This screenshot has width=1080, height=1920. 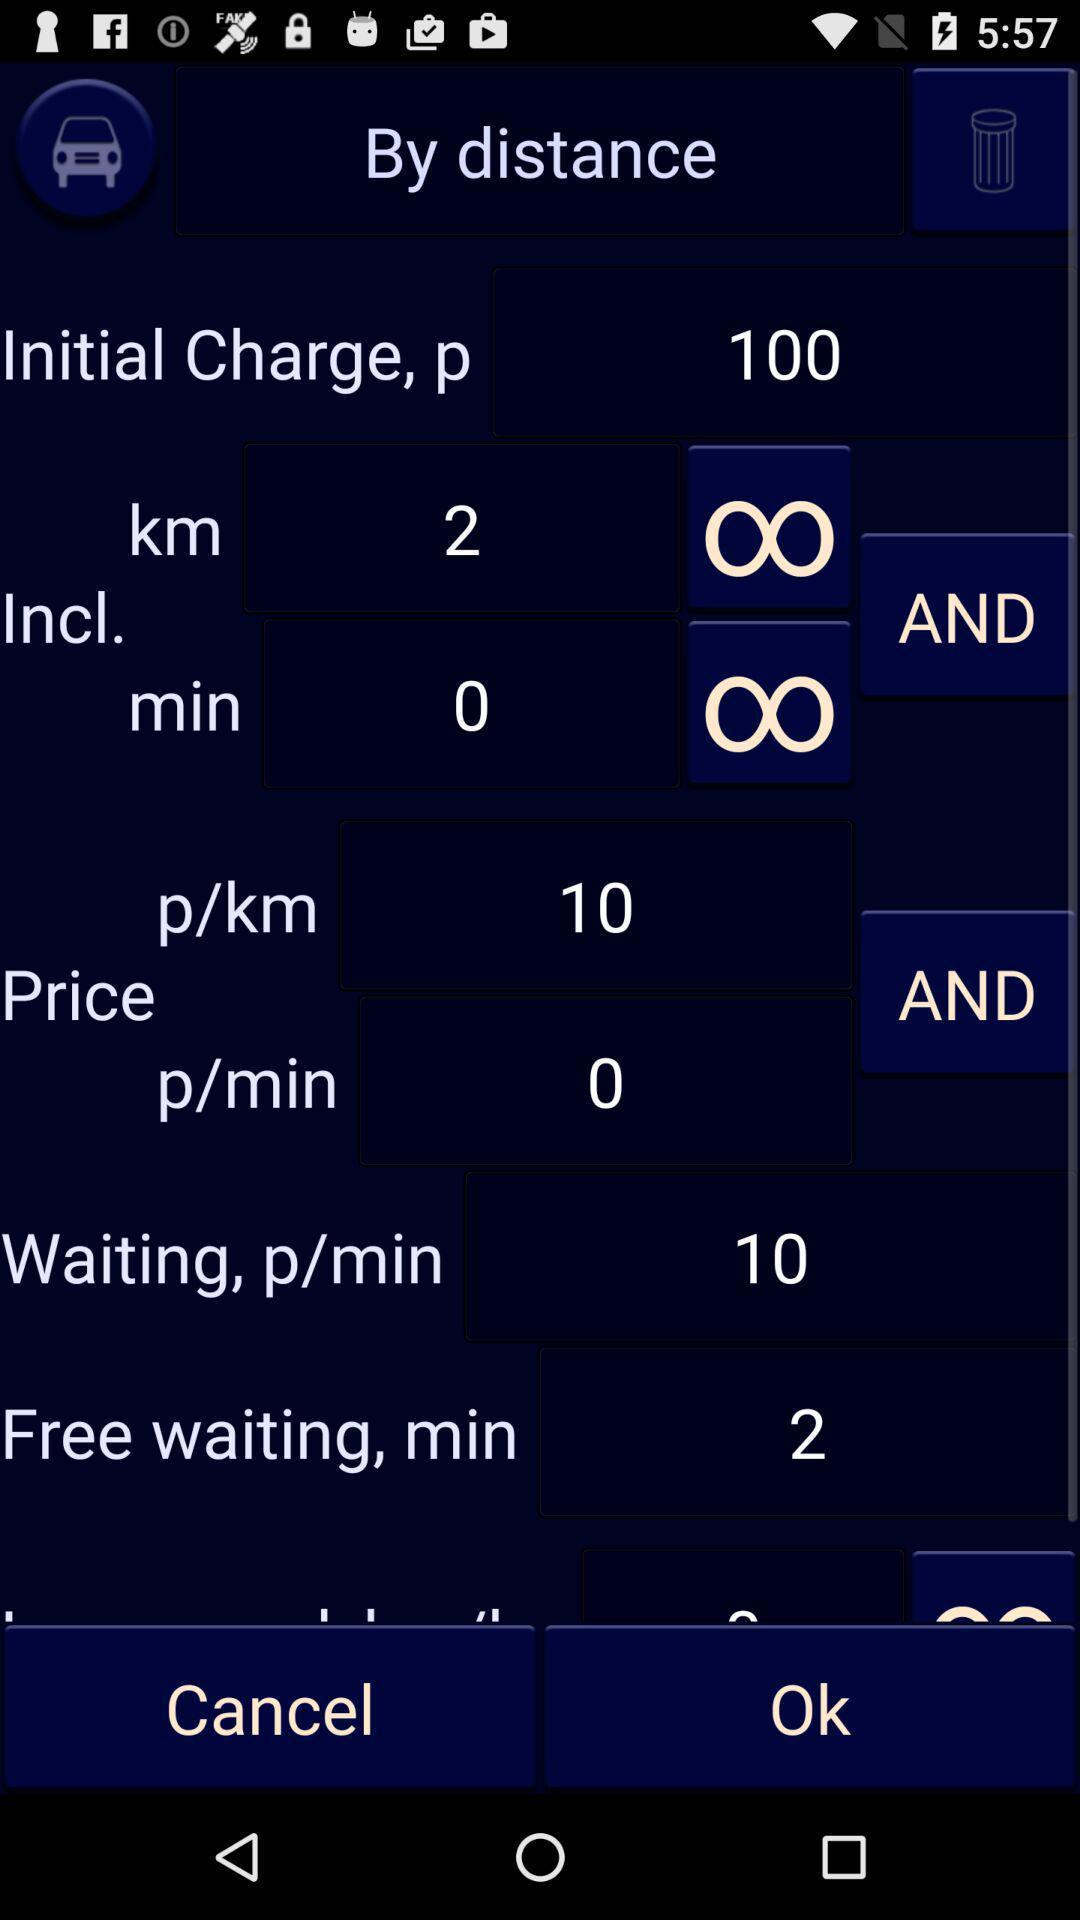 What do you see at coordinates (85, 161) in the screenshot?
I see `the chat icon` at bounding box center [85, 161].